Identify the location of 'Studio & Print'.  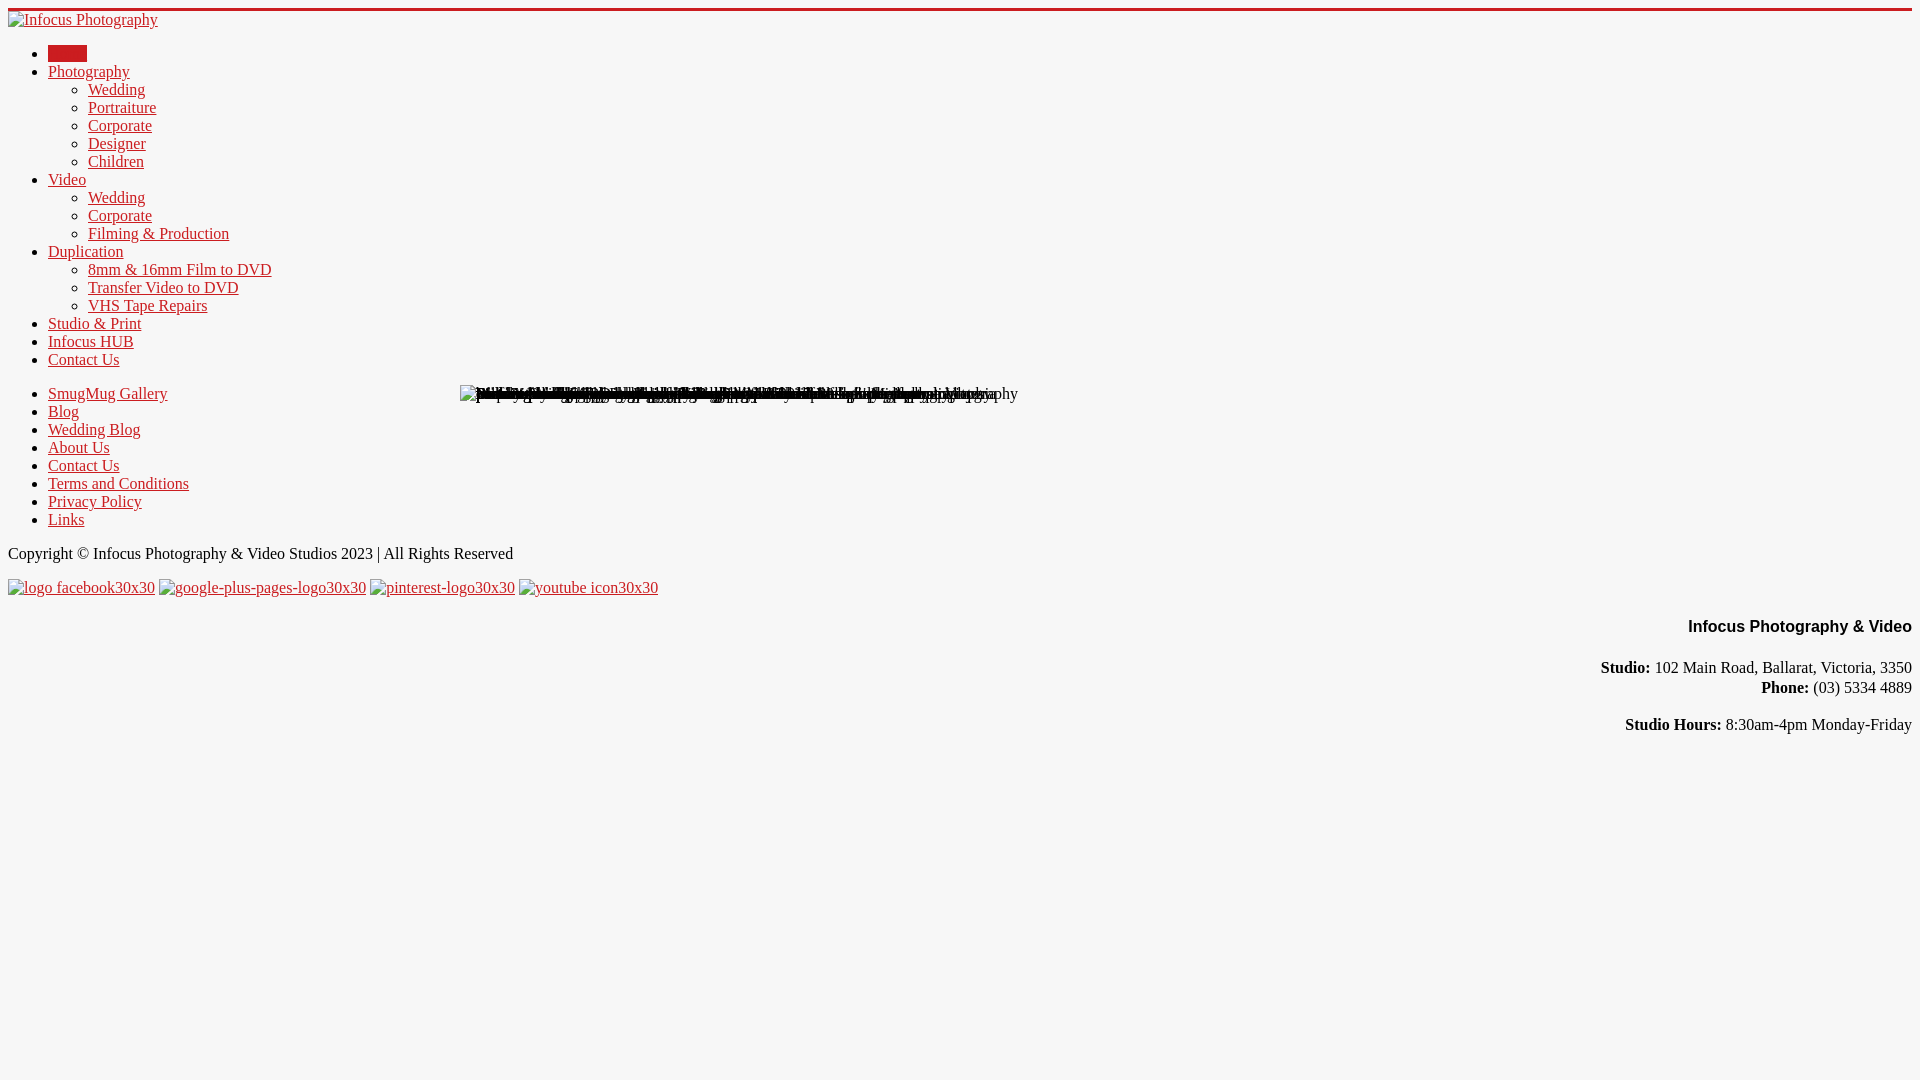
(93, 322).